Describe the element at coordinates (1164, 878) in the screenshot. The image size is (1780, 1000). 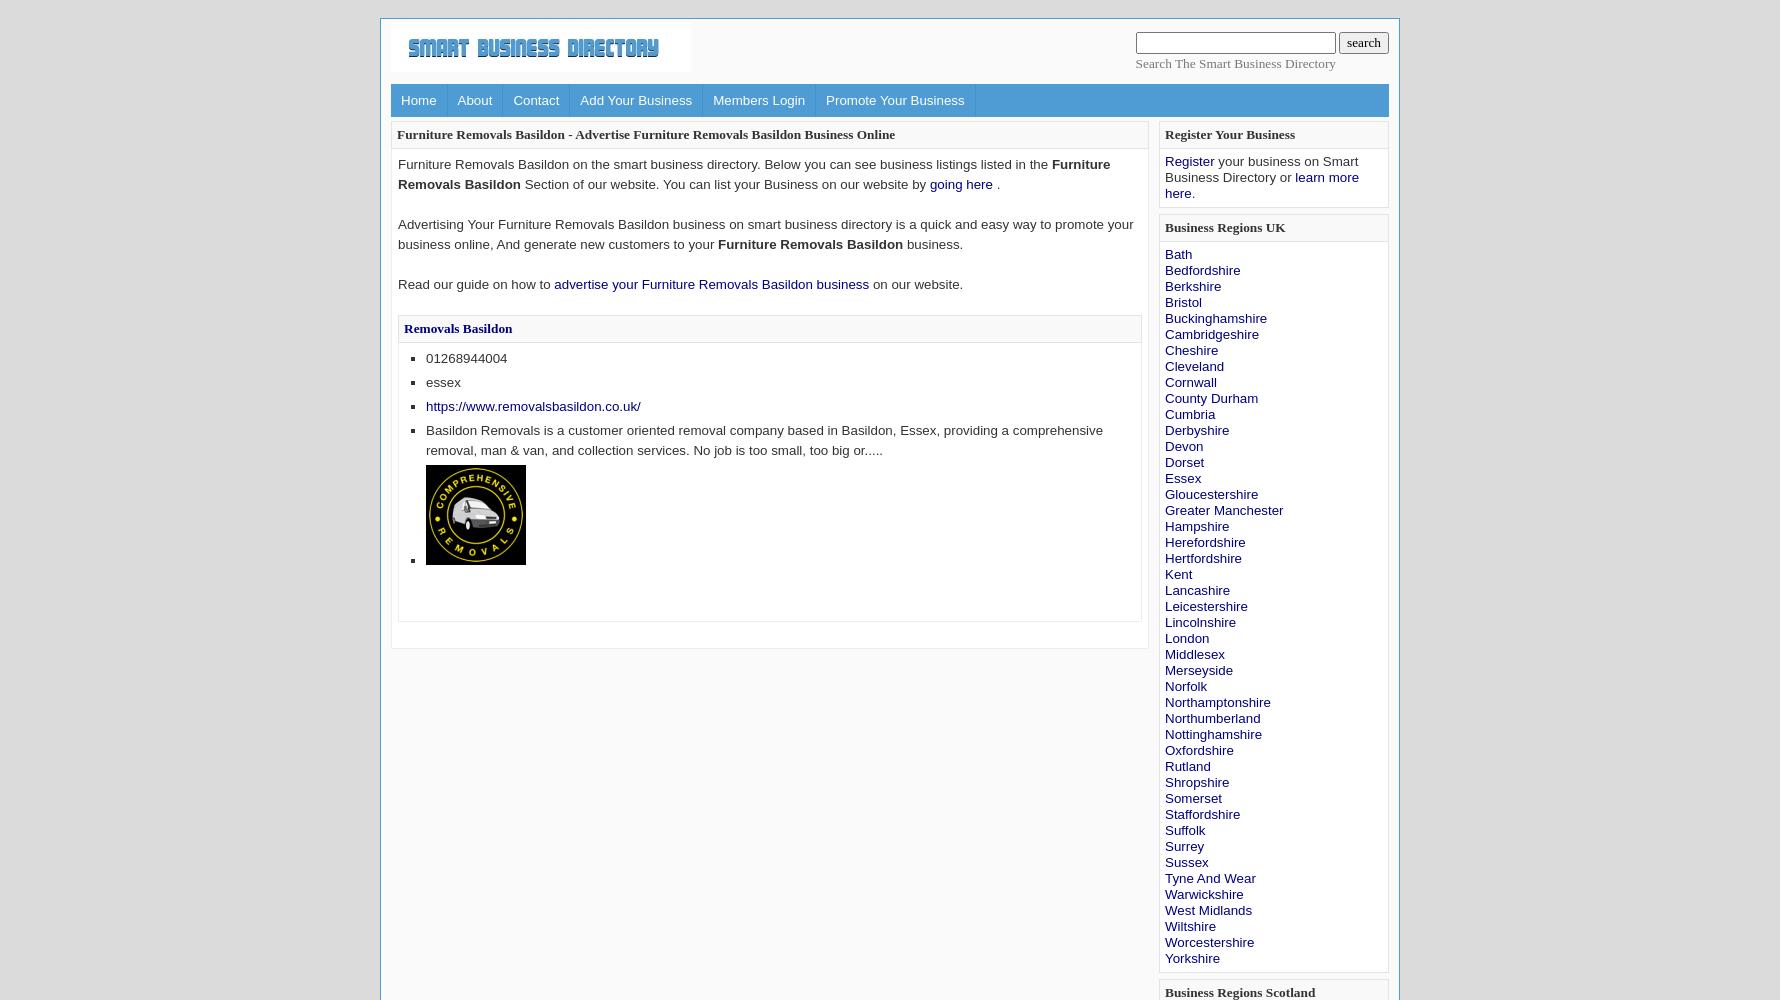
I see `'Tyne And Wear'` at that location.